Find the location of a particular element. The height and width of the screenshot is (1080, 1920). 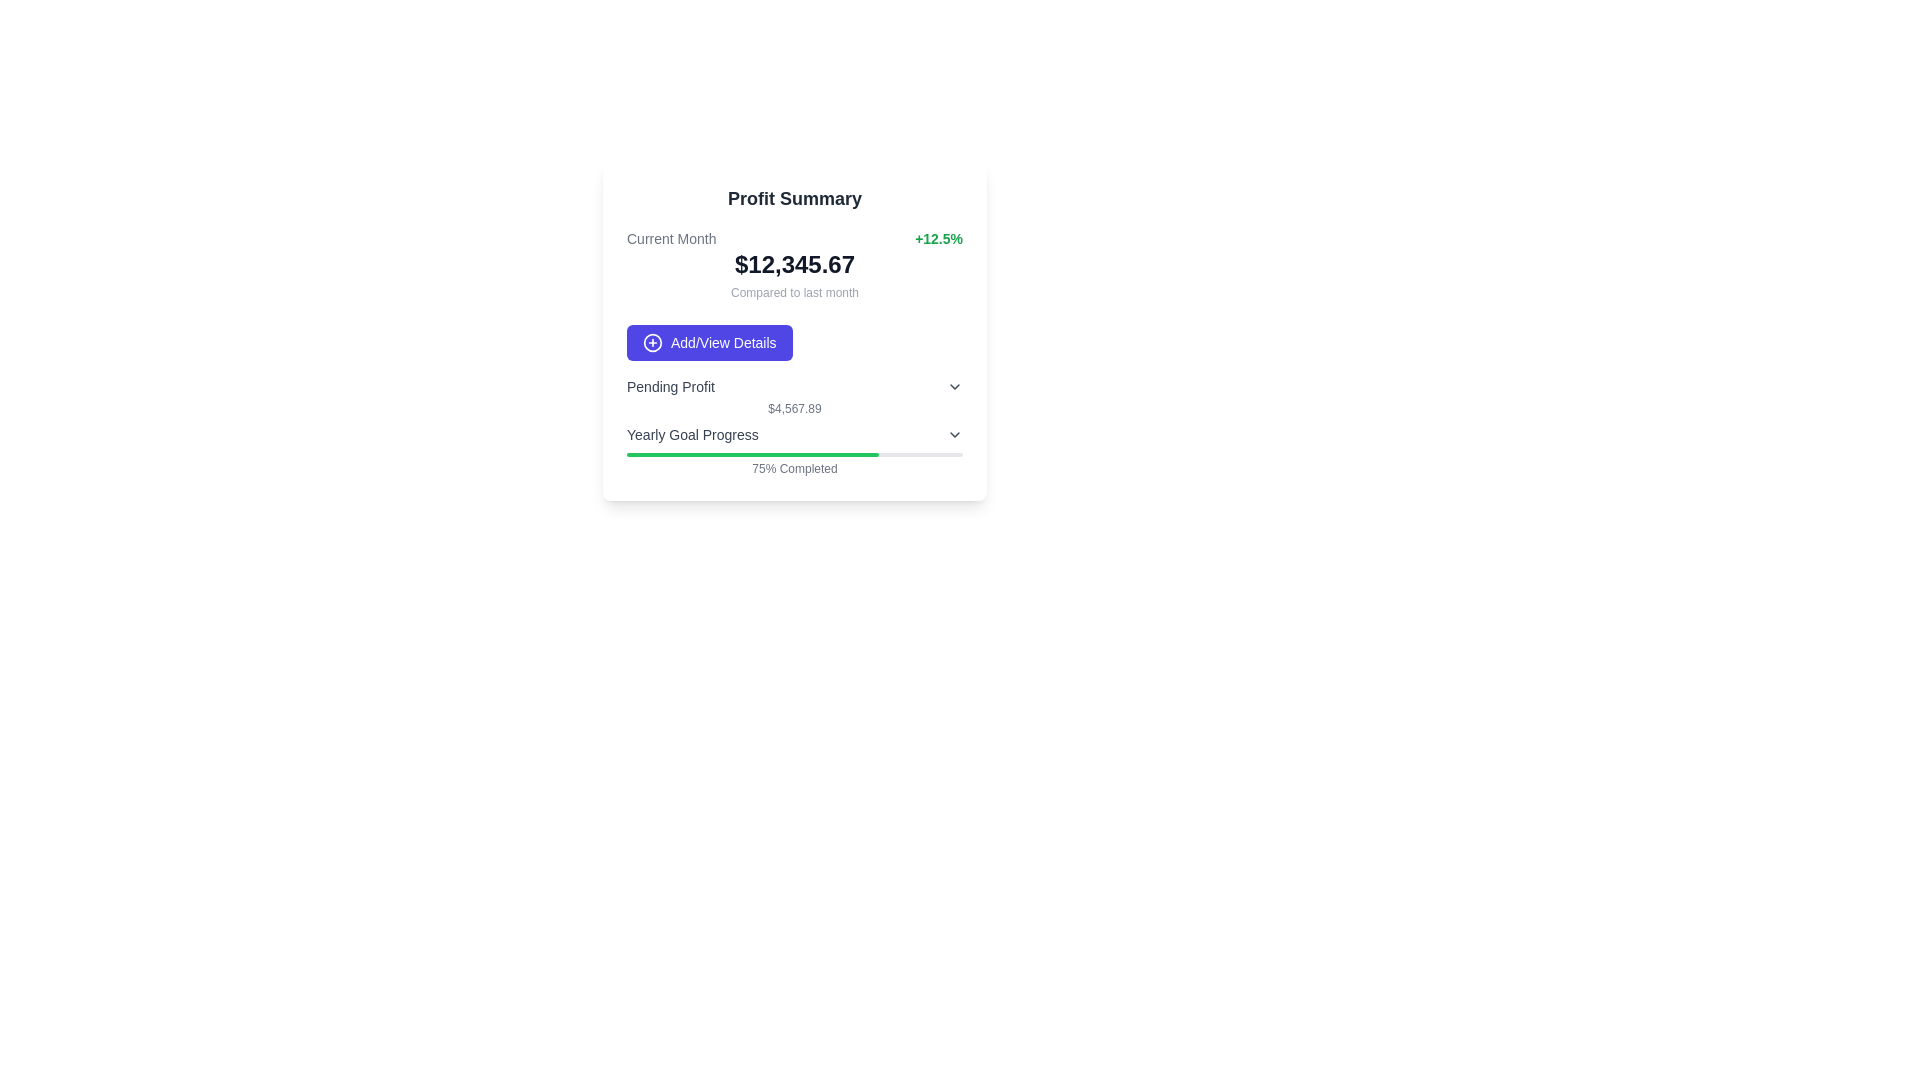

the 'Pending Profit' text label displayed in dark gray font, located beneath the 'Add/View Details' button at the top-center of the interface is located at coordinates (671, 386).